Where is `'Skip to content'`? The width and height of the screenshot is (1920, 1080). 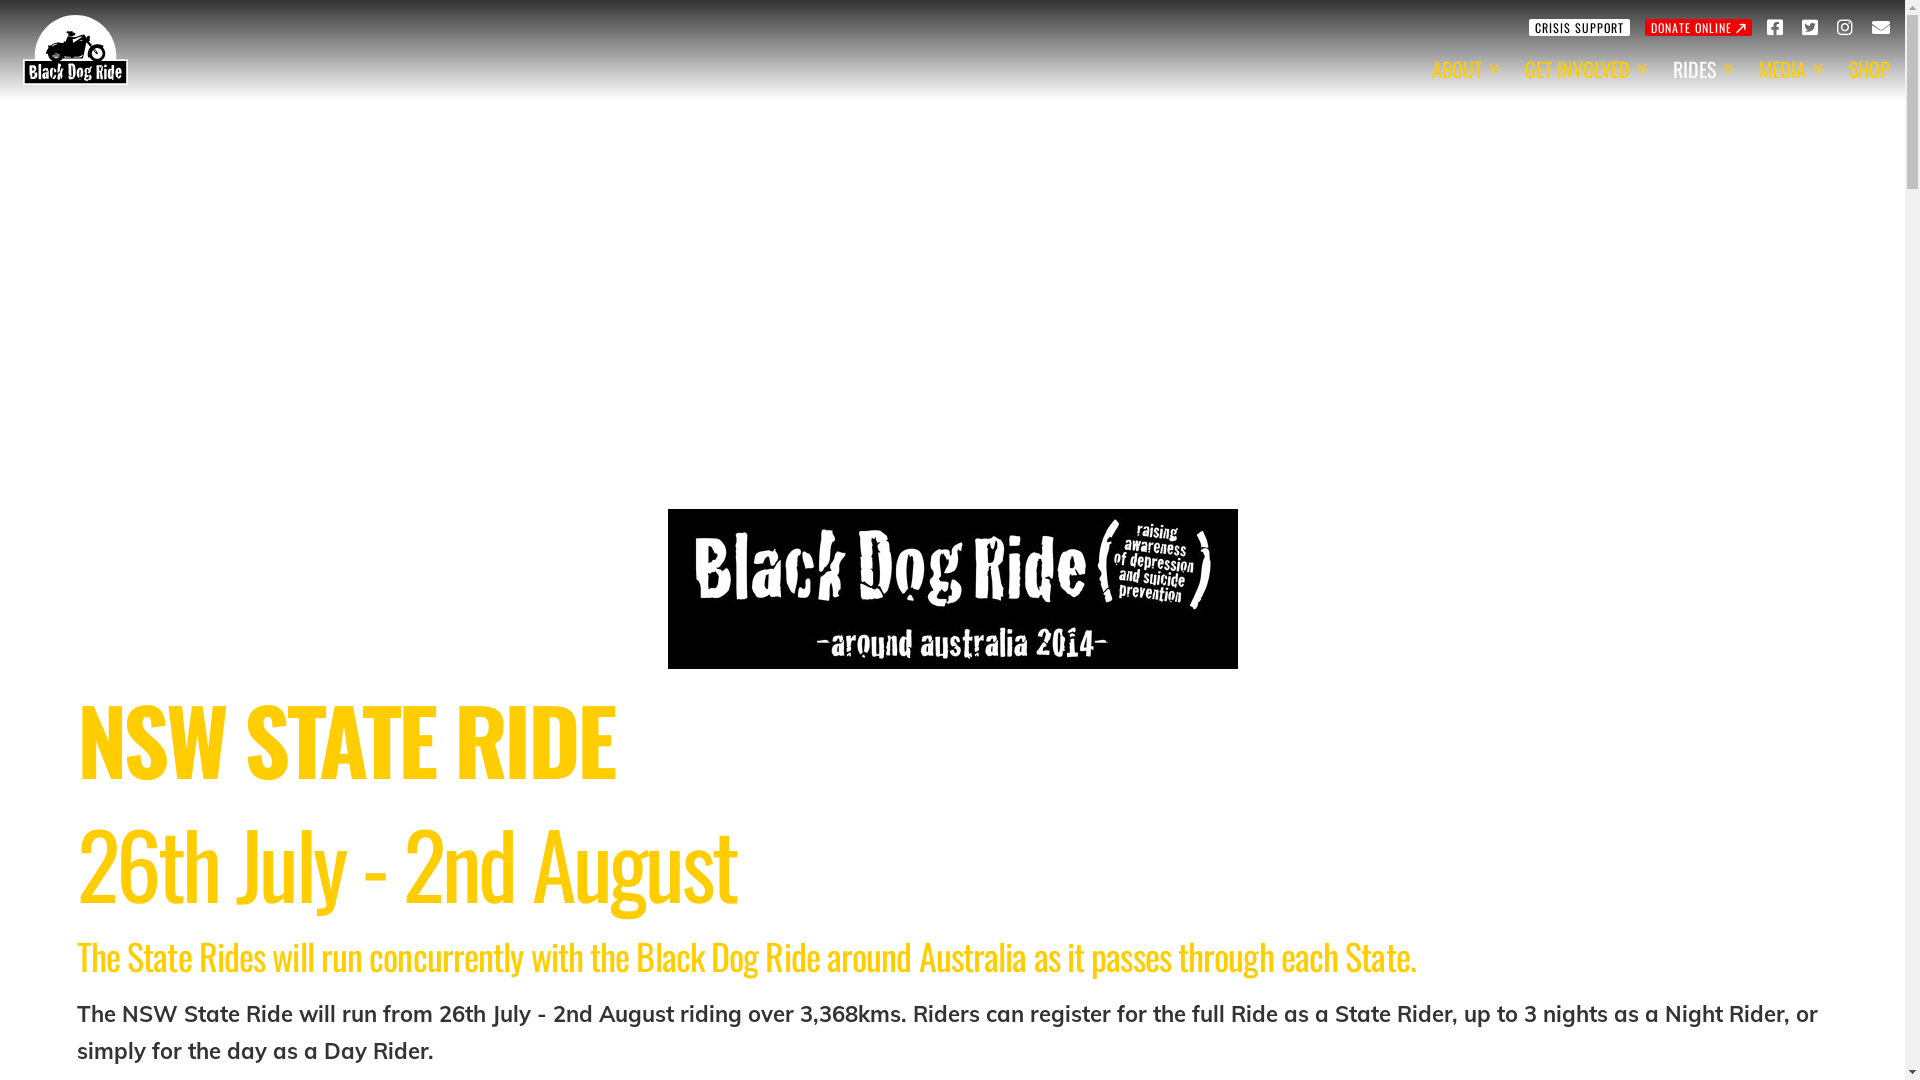
'Skip to content' is located at coordinates (9, 21).